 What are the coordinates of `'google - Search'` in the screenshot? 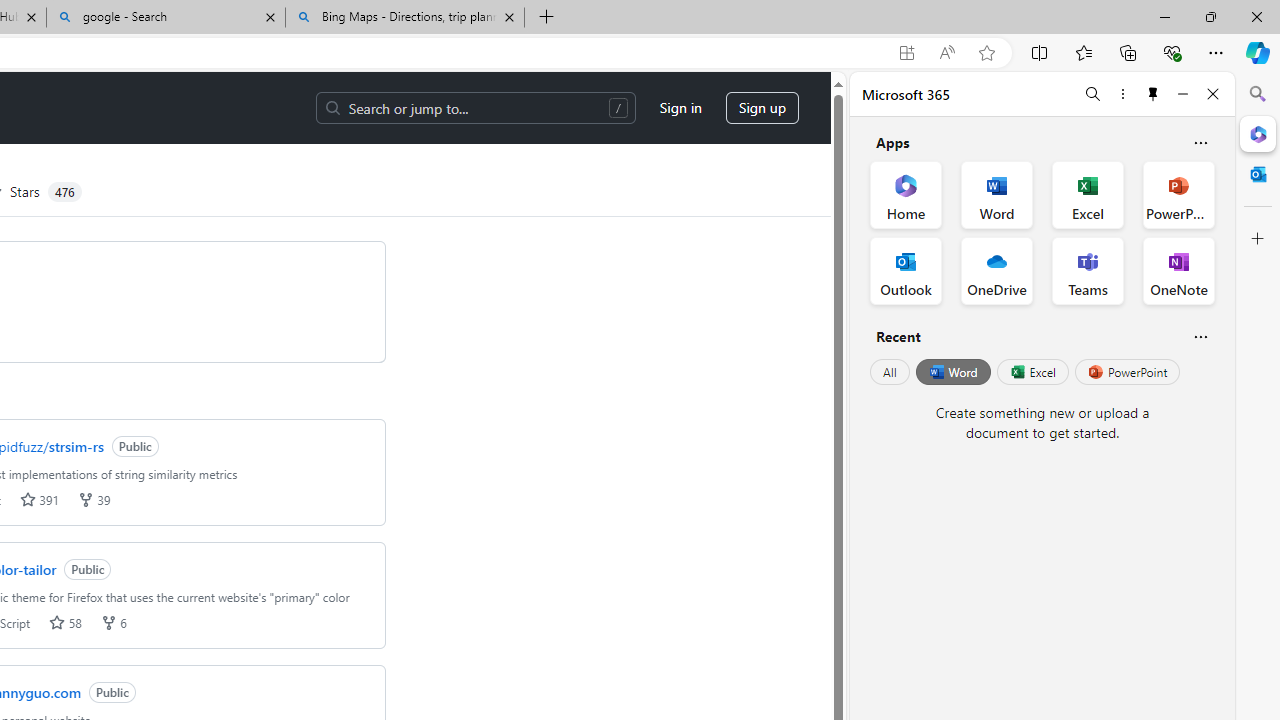 It's located at (166, 17).